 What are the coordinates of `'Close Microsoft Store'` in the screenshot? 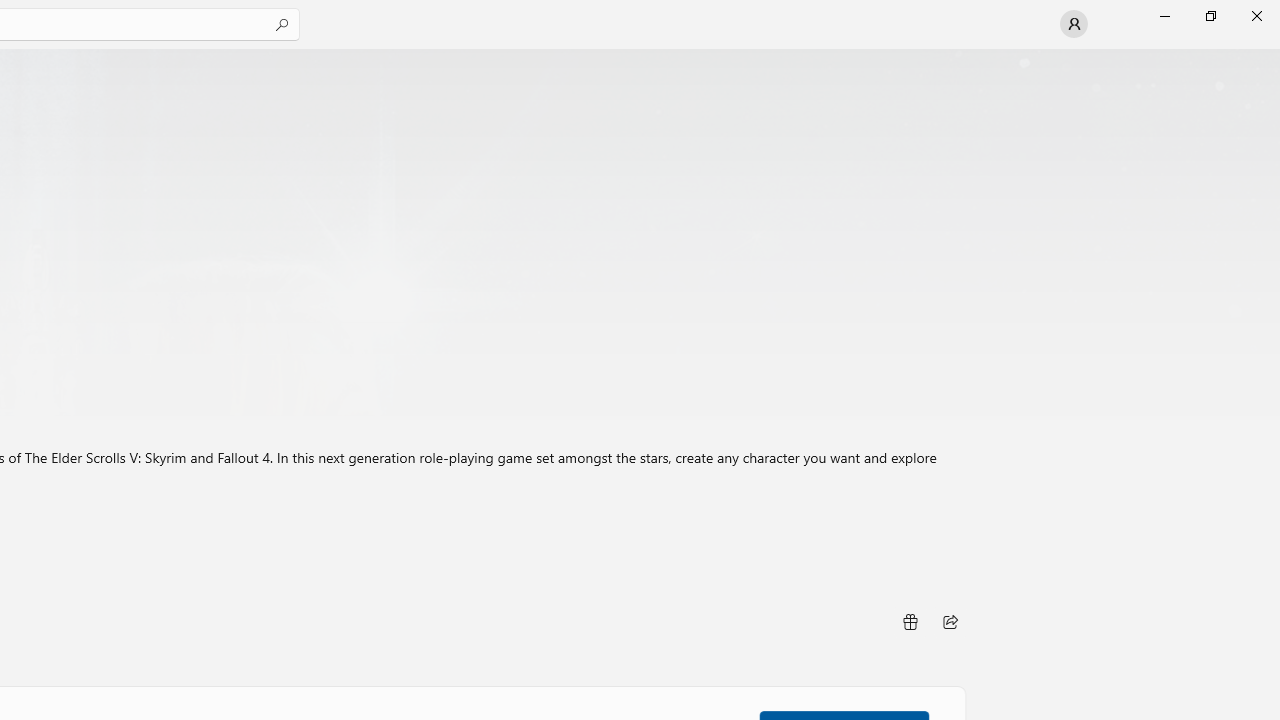 It's located at (1255, 15).